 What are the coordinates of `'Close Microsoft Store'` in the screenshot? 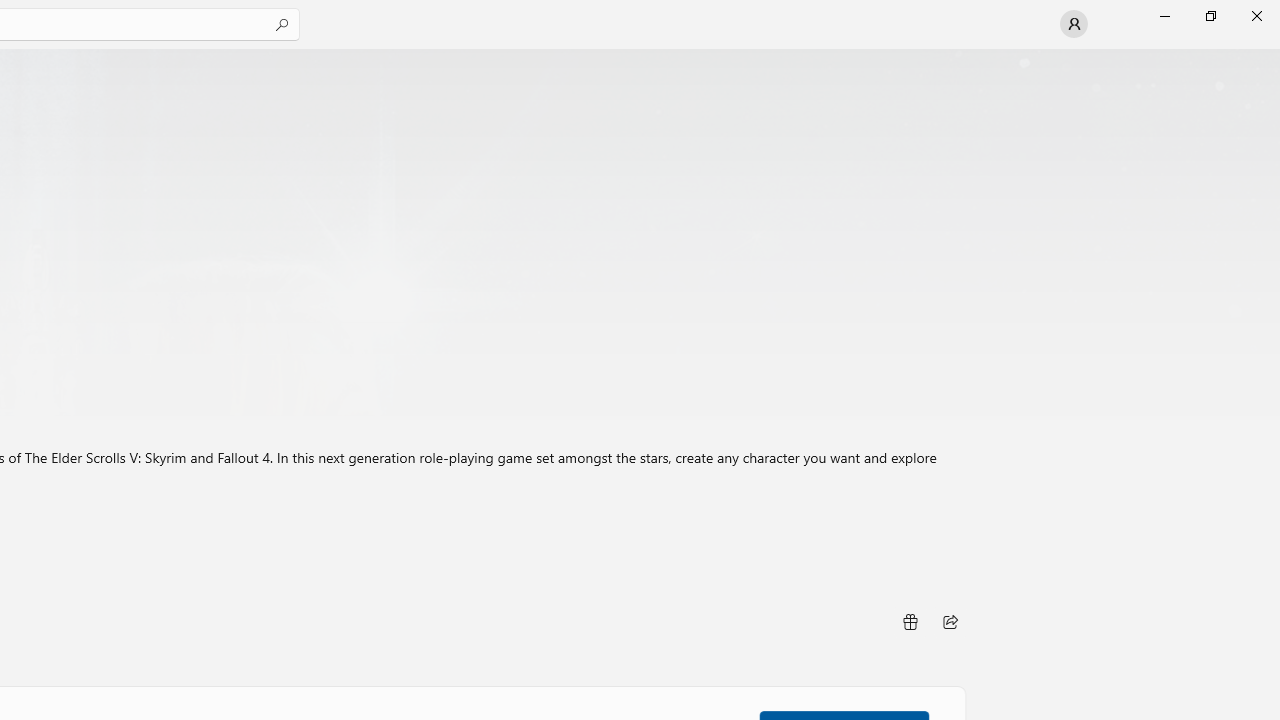 It's located at (1255, 15).